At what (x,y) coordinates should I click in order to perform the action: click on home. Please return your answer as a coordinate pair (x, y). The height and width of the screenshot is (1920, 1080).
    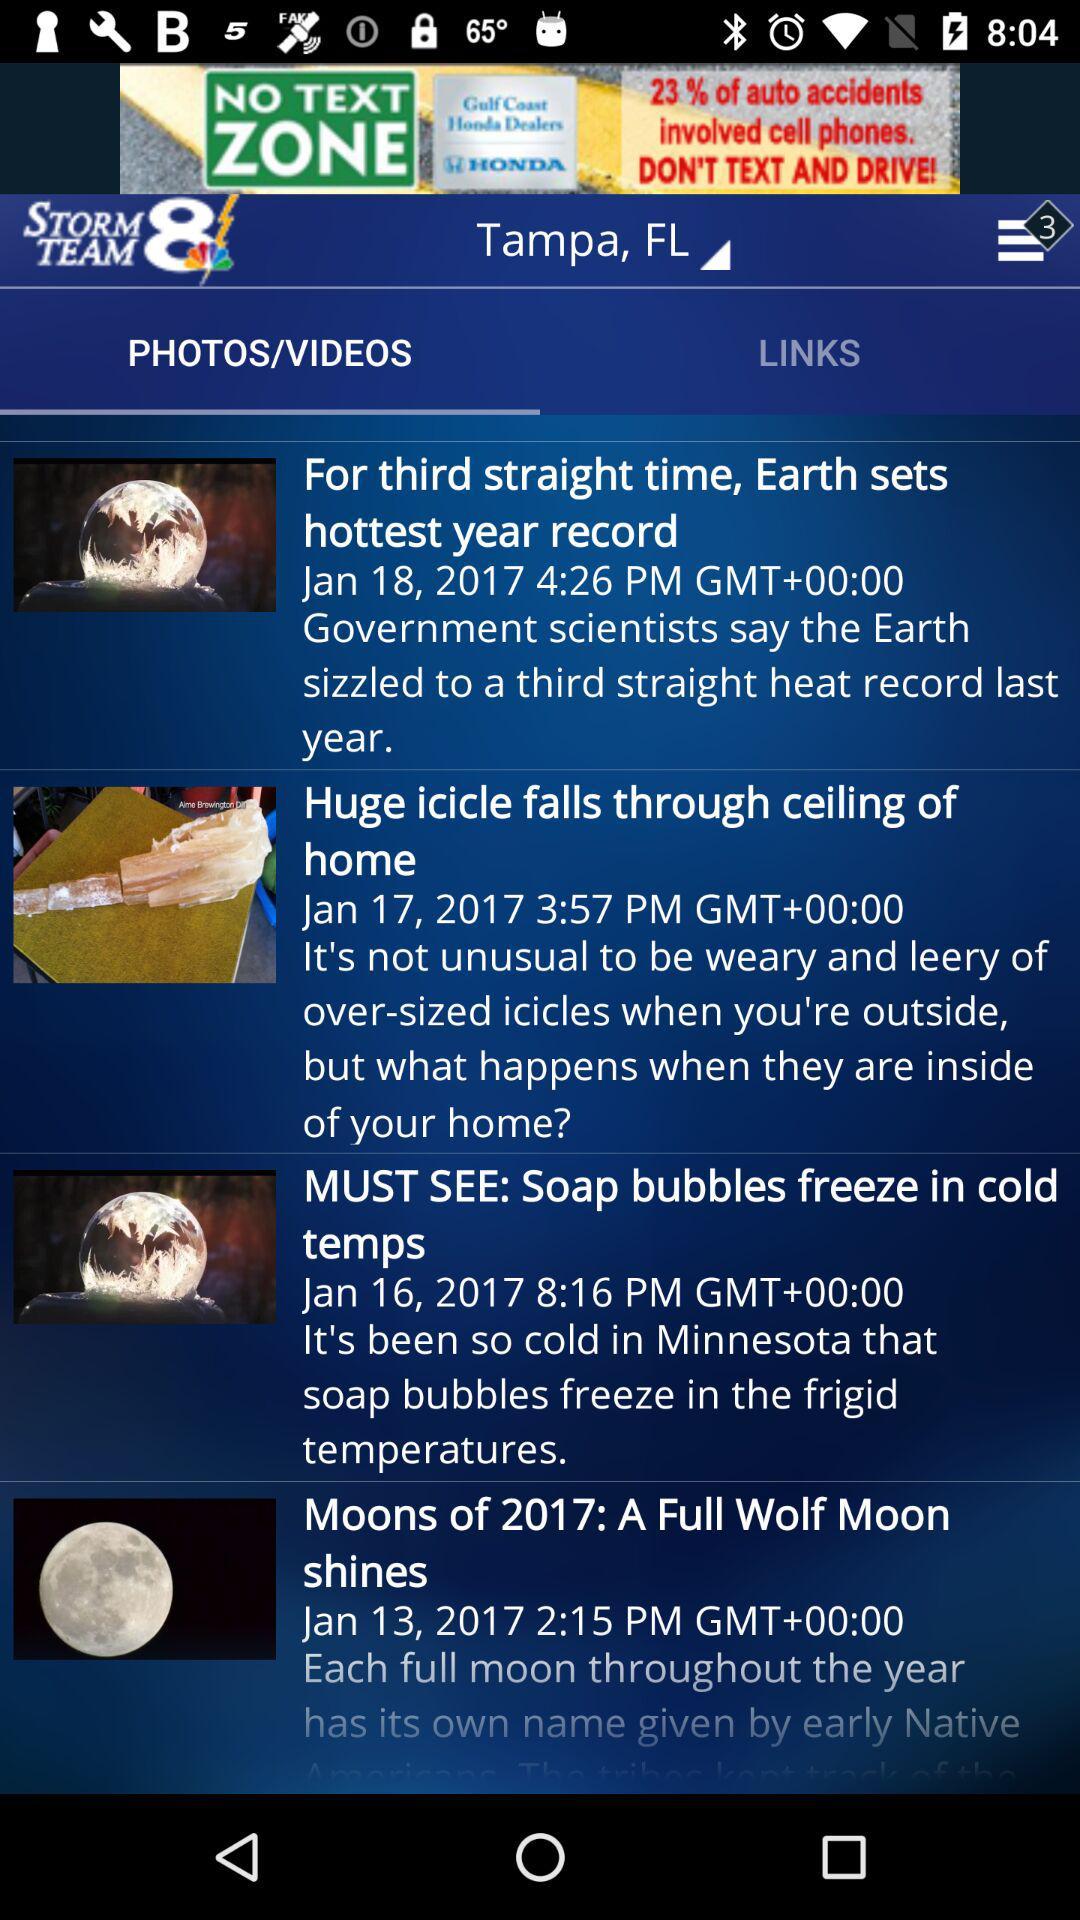
    Looking at the image, I should click on (131, 240).